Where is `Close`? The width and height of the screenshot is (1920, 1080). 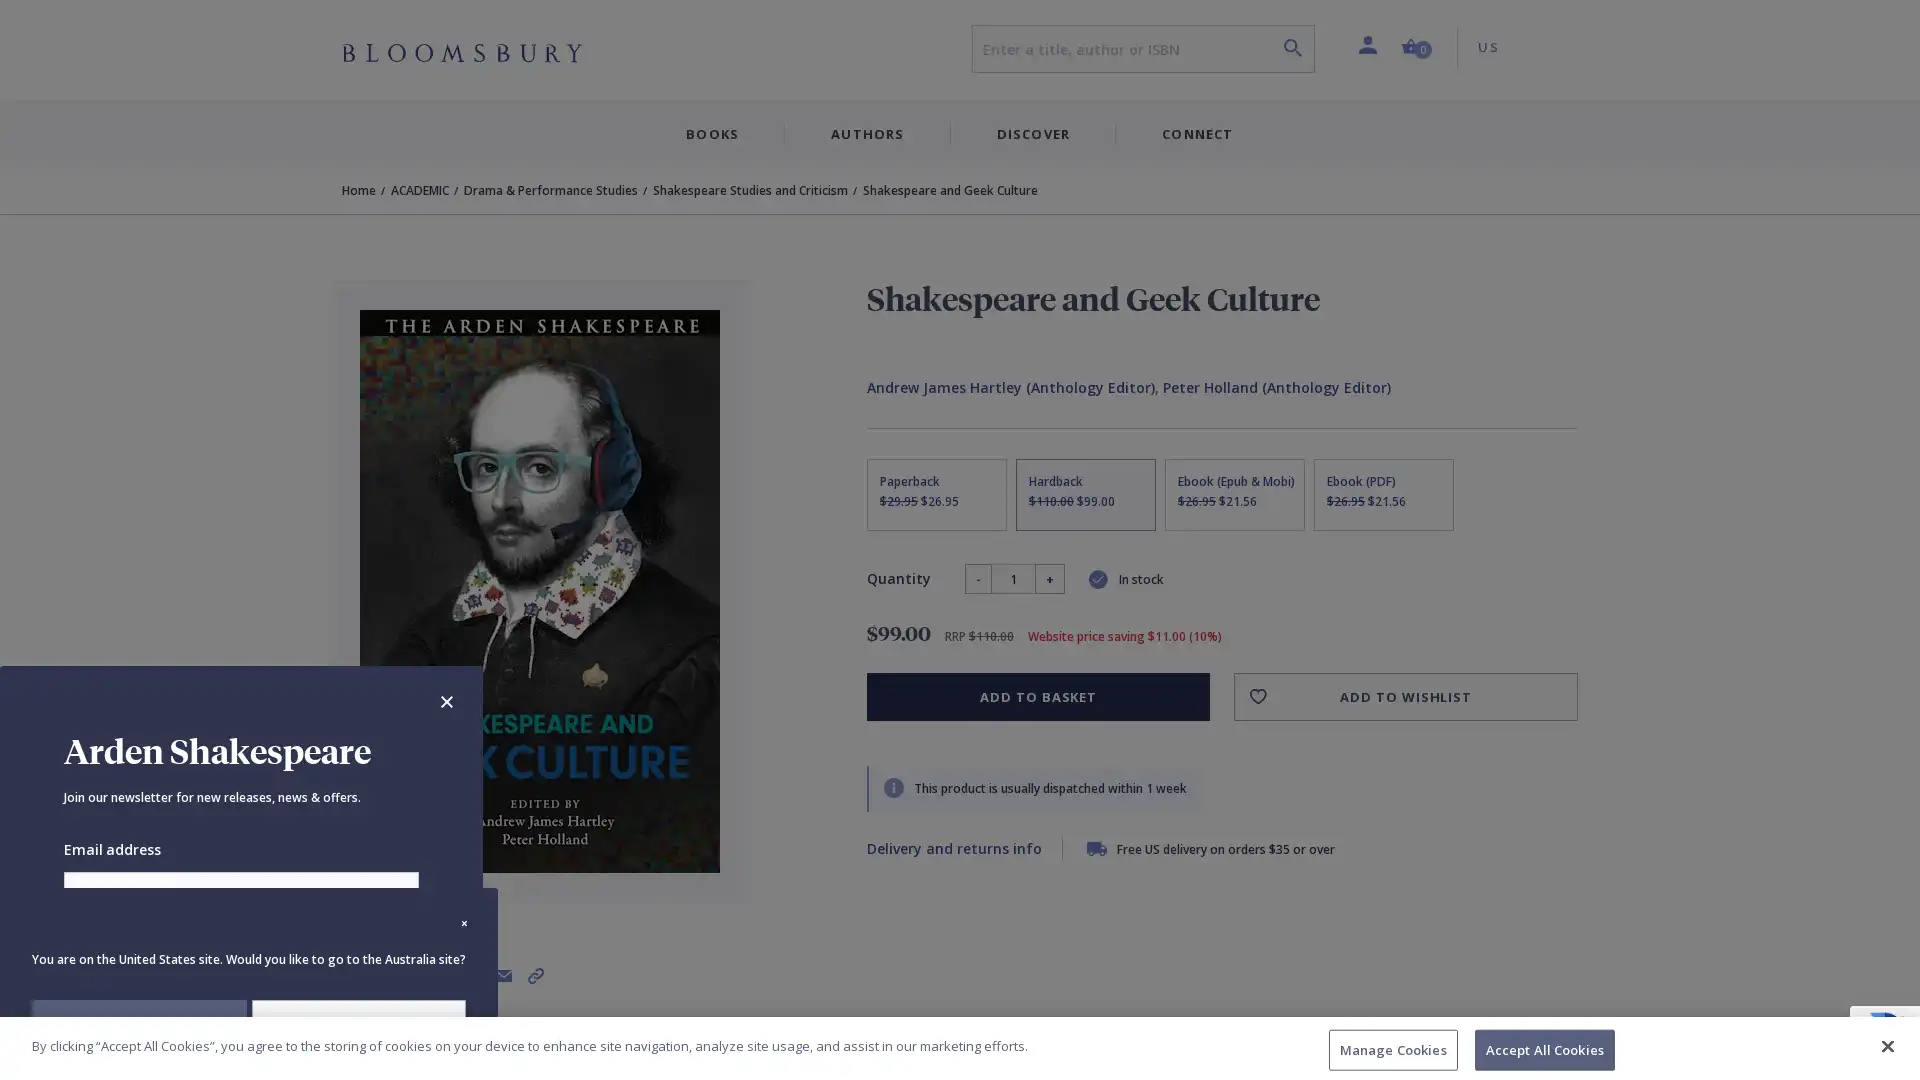
Close is located at coordinates (463, 924).